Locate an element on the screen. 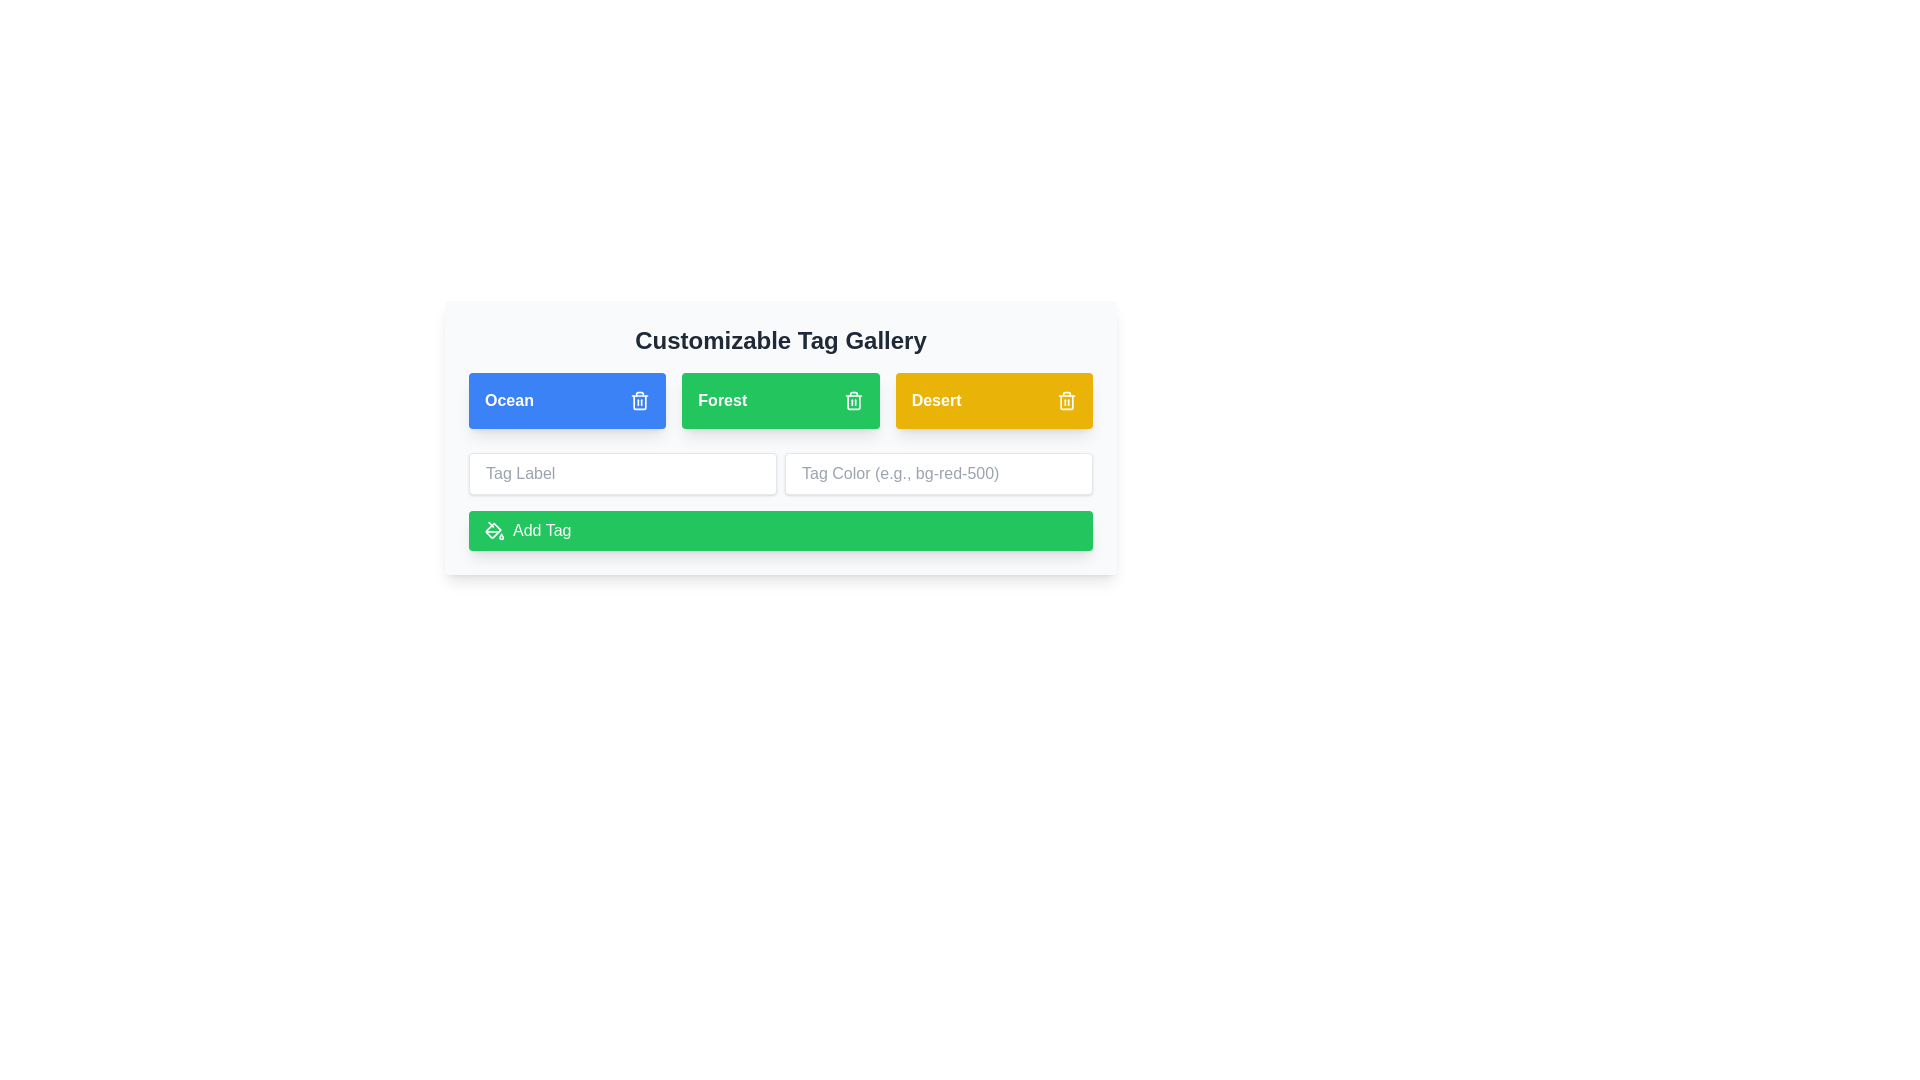  the text of the chip labeled Desert is located at coordinates (935, 401).